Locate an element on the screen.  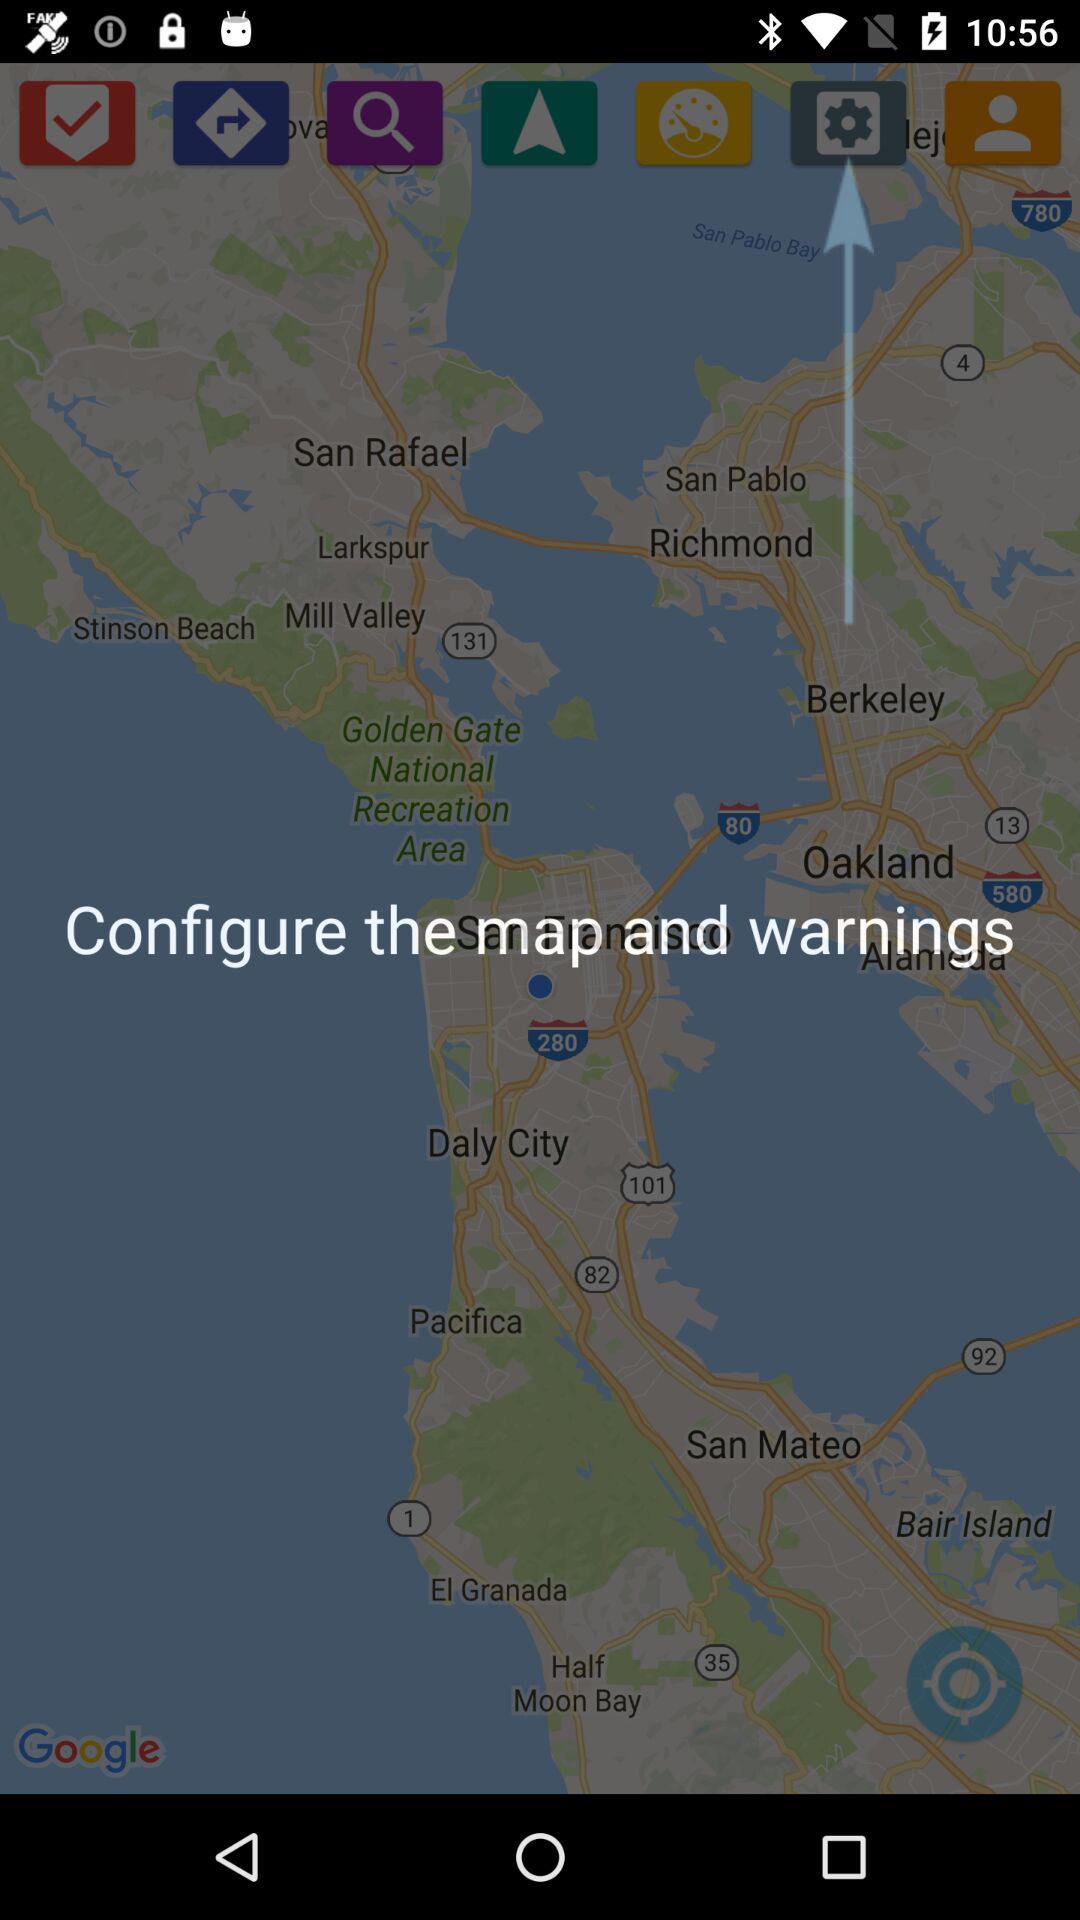
icon above configure the map icon is located at coordinates (848, 121).